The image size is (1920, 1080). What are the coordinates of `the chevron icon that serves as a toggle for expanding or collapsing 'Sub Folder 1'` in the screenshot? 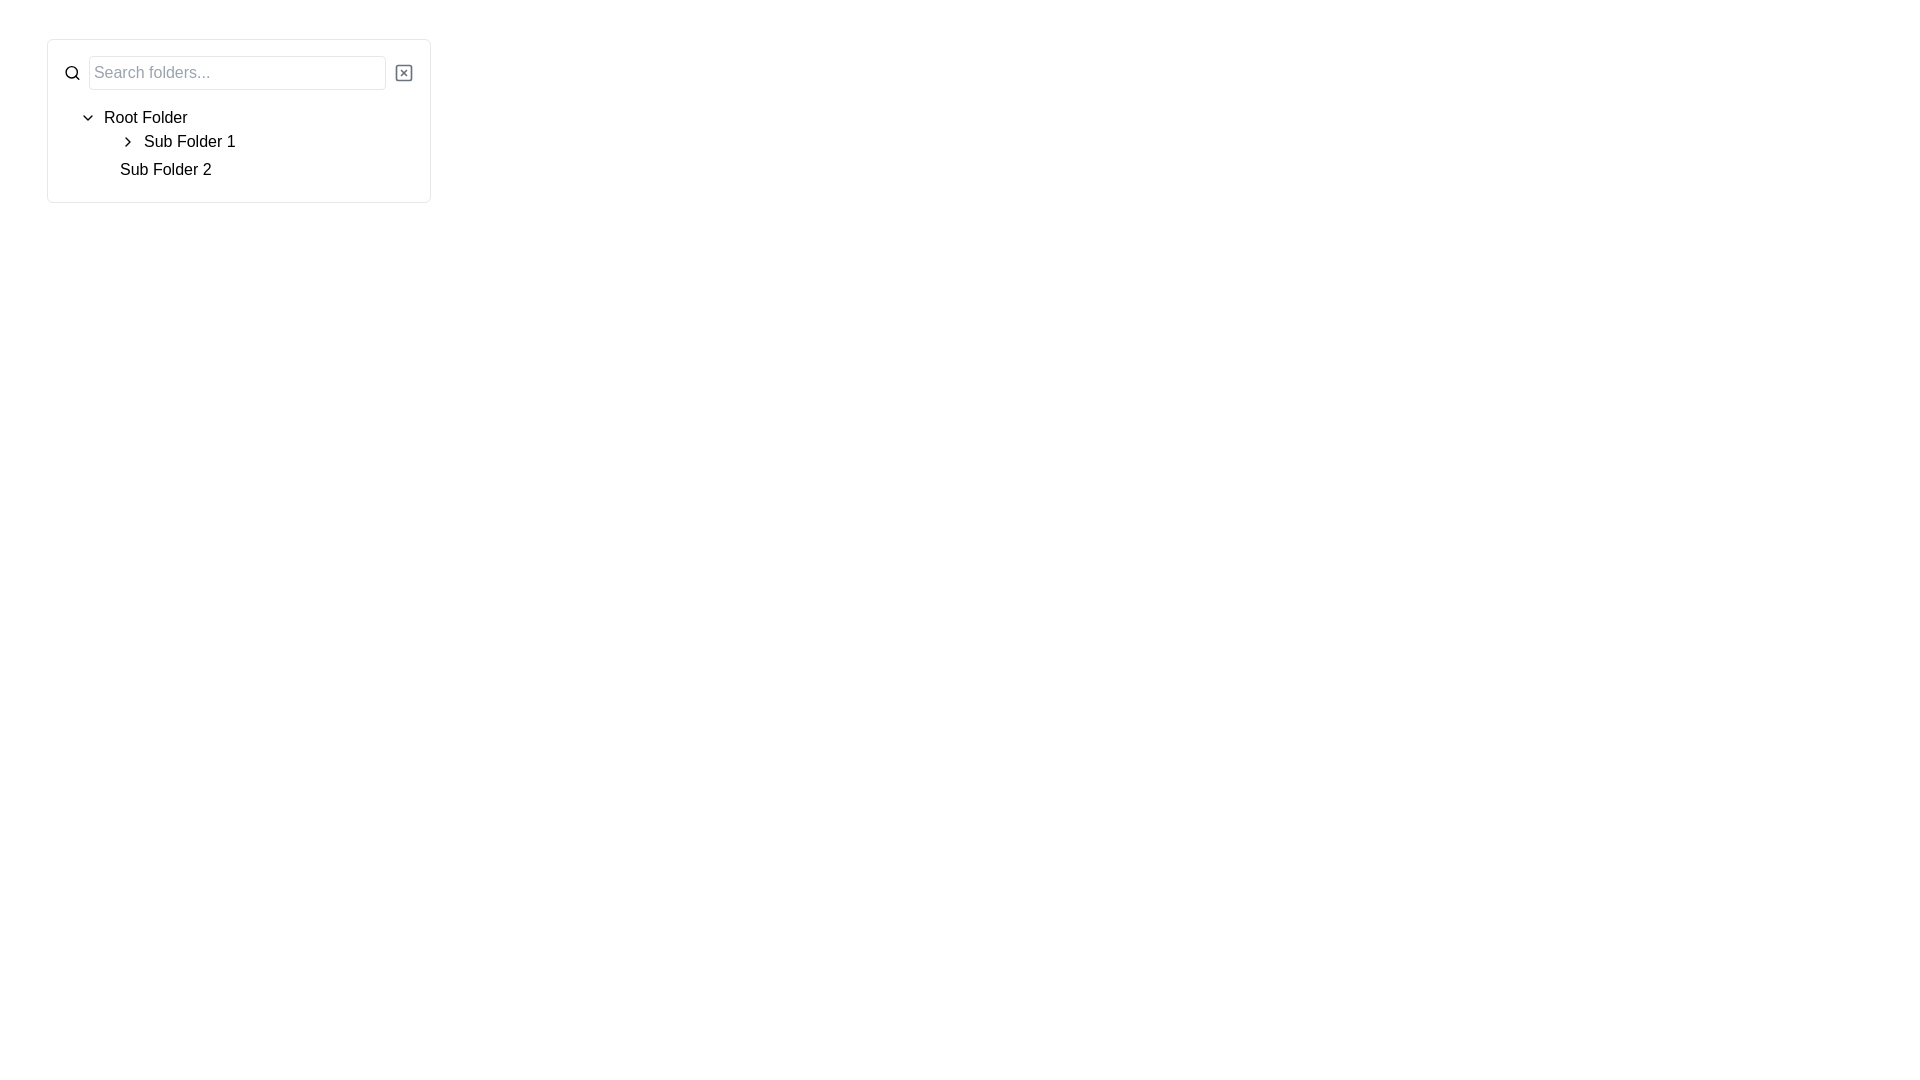 It's located at (127, 141).